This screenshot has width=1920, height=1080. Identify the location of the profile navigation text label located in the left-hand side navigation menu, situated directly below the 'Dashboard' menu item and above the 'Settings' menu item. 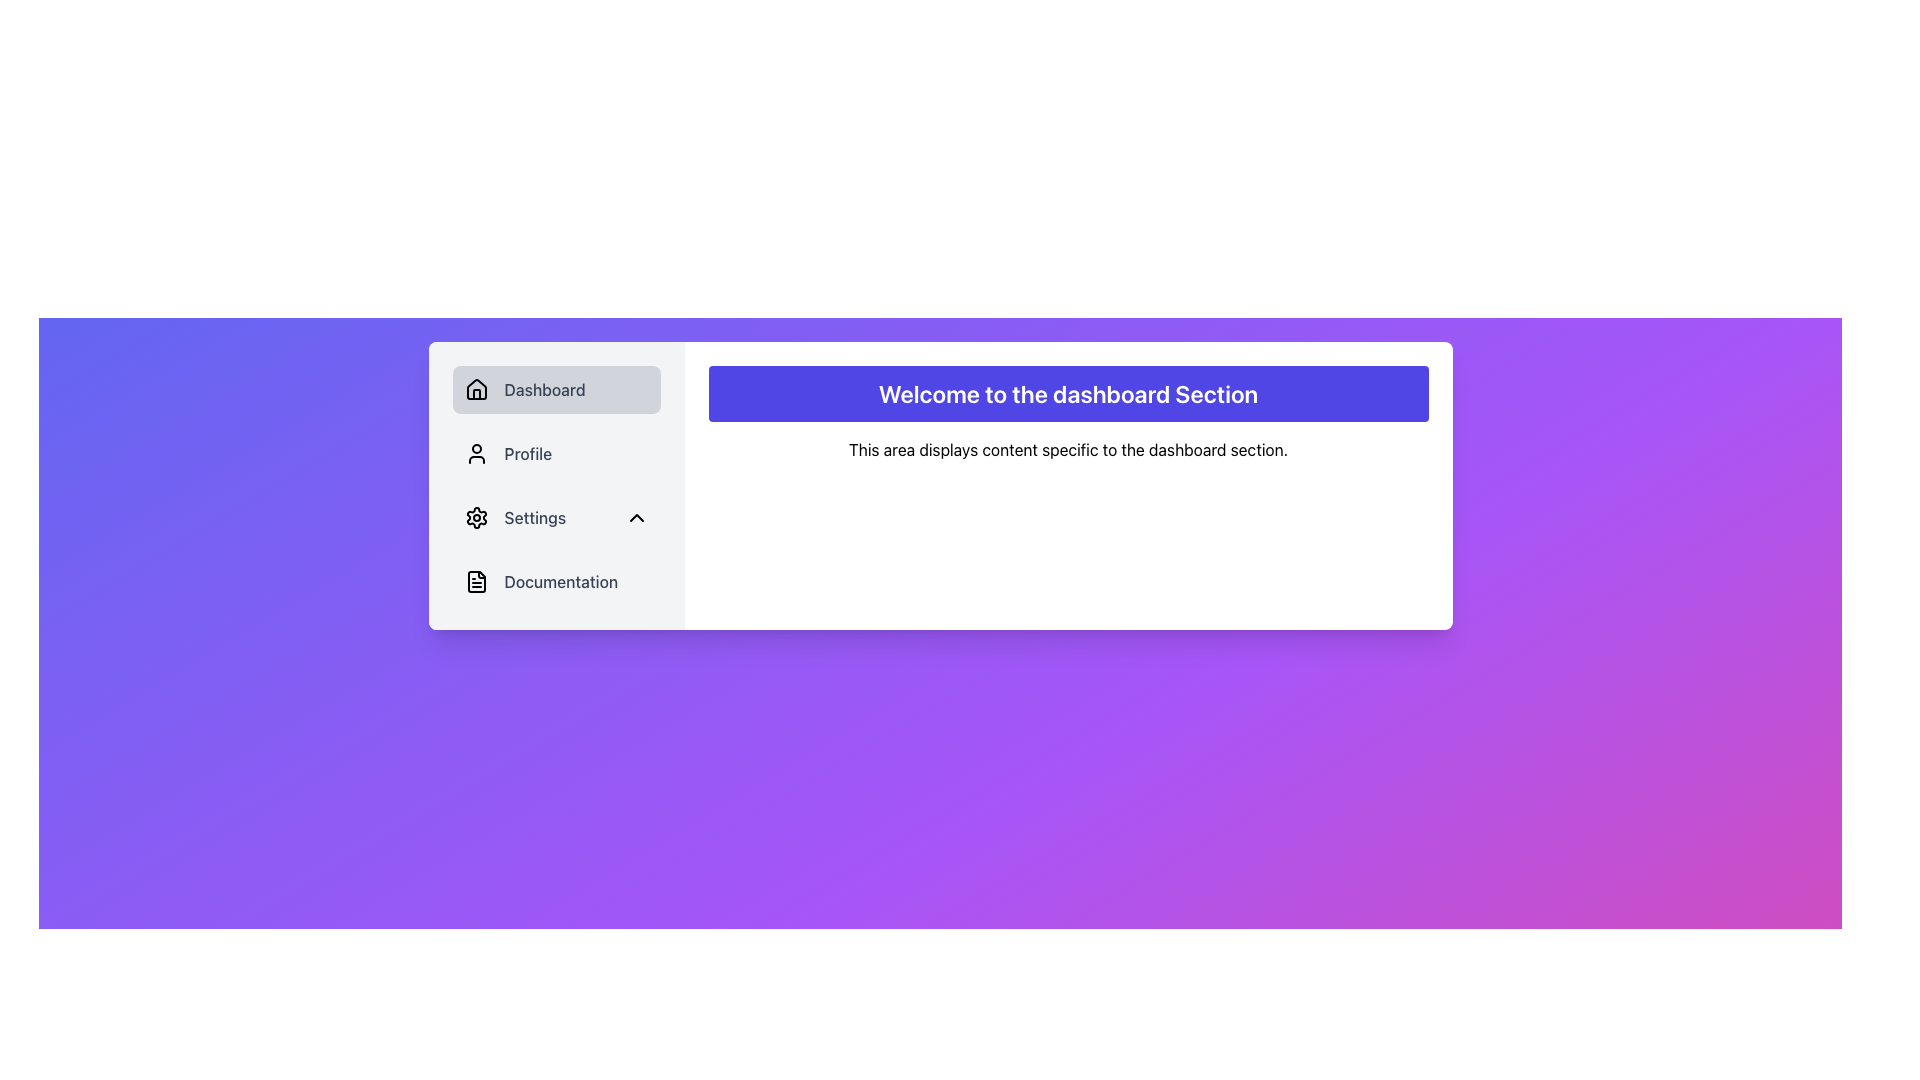
(528, 454).